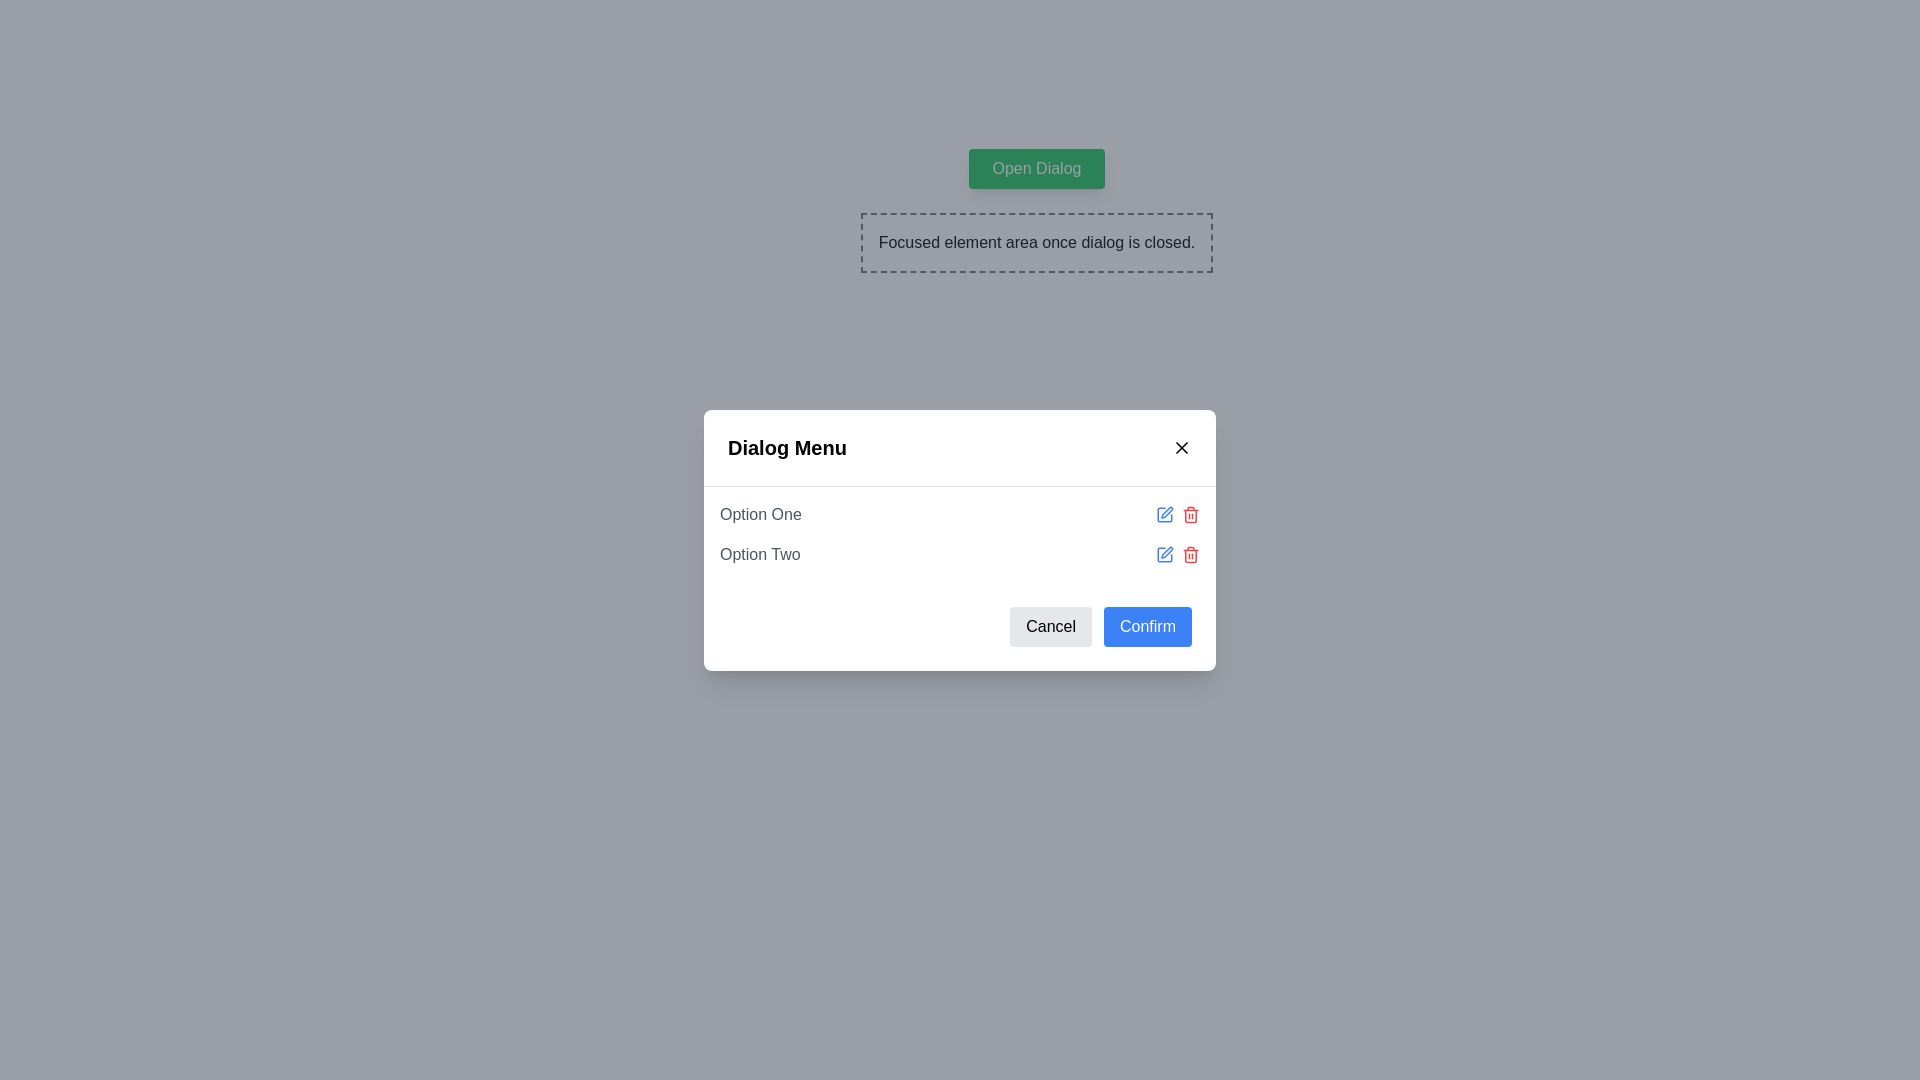 This screenshot has width=1920, height=1080. I want to click on the confirm button located at the bottom-right corner of the dialog box, positioned directly to the right of the 'Cancel' button, so click(1147, 625).